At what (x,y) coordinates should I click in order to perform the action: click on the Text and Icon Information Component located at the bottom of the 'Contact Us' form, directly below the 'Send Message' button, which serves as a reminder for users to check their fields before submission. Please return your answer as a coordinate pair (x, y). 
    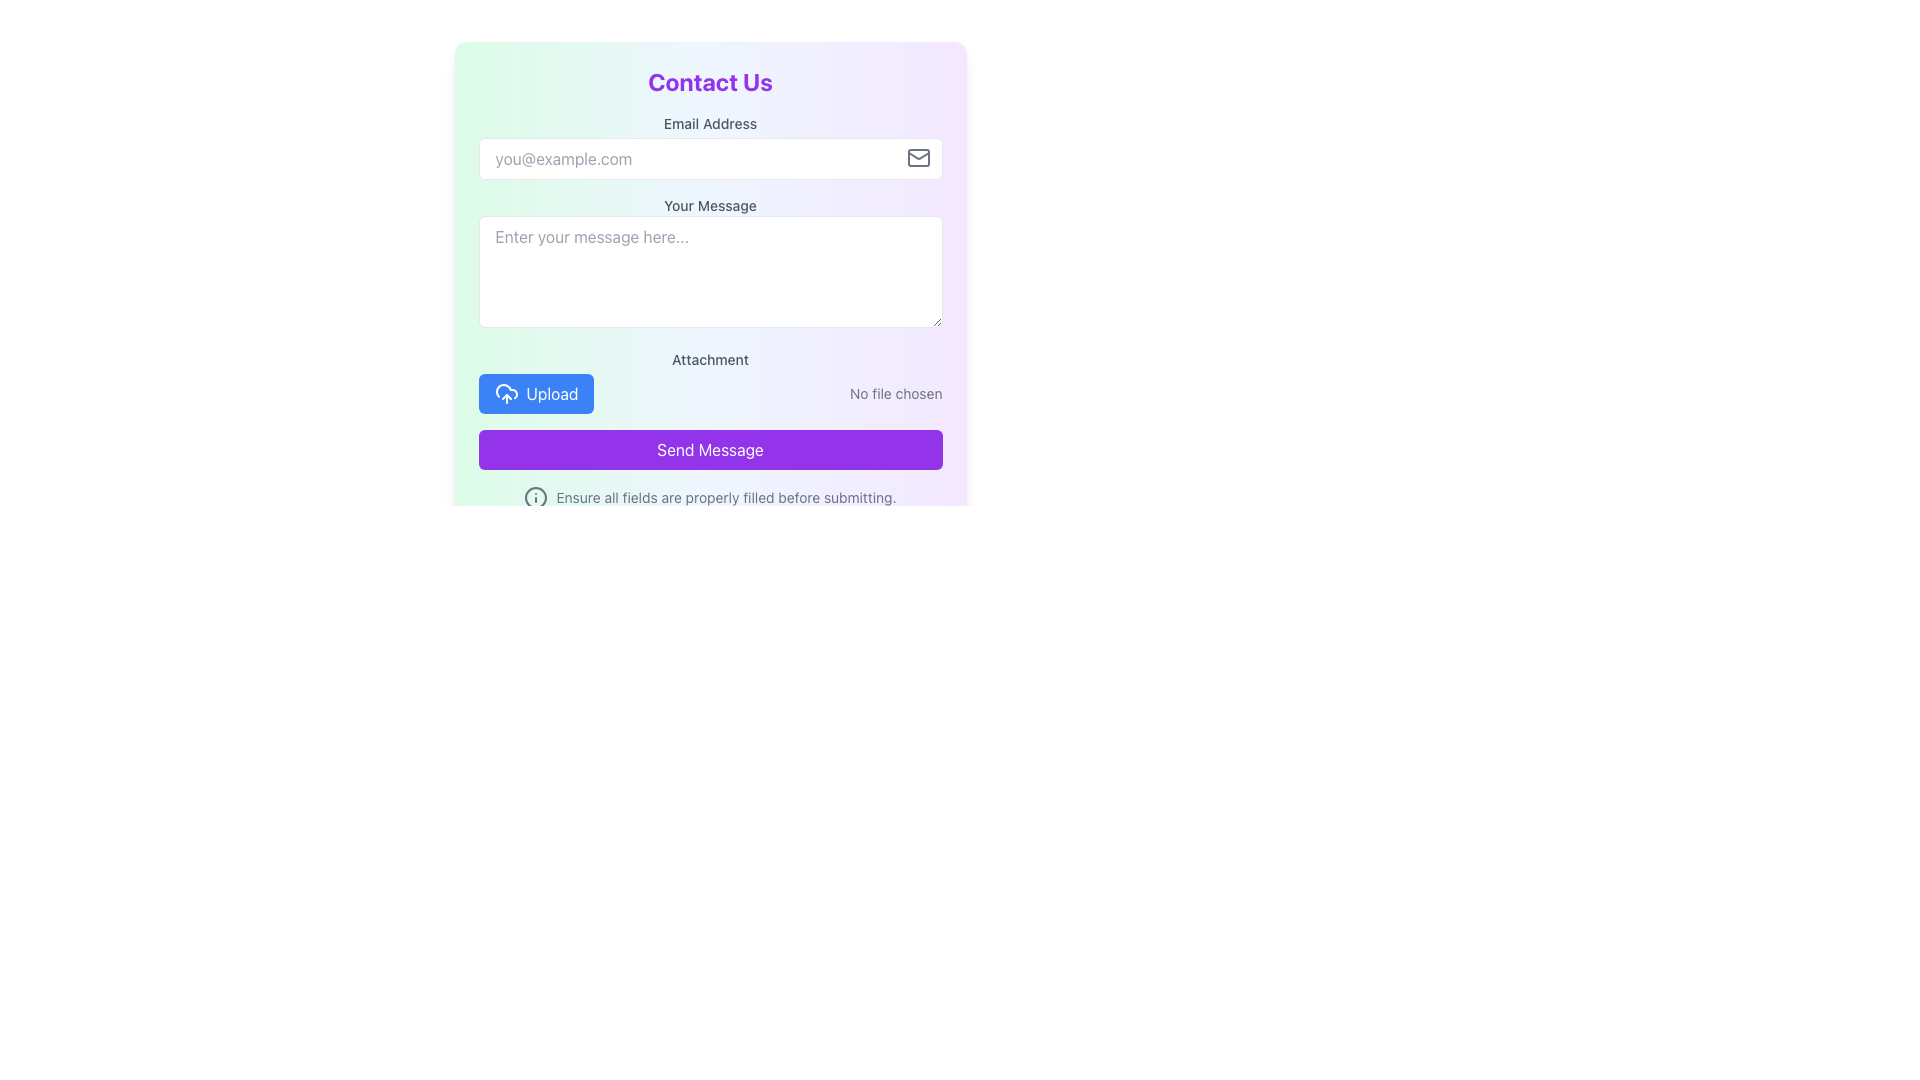
    Looking at the image, I should click on (710, 496).